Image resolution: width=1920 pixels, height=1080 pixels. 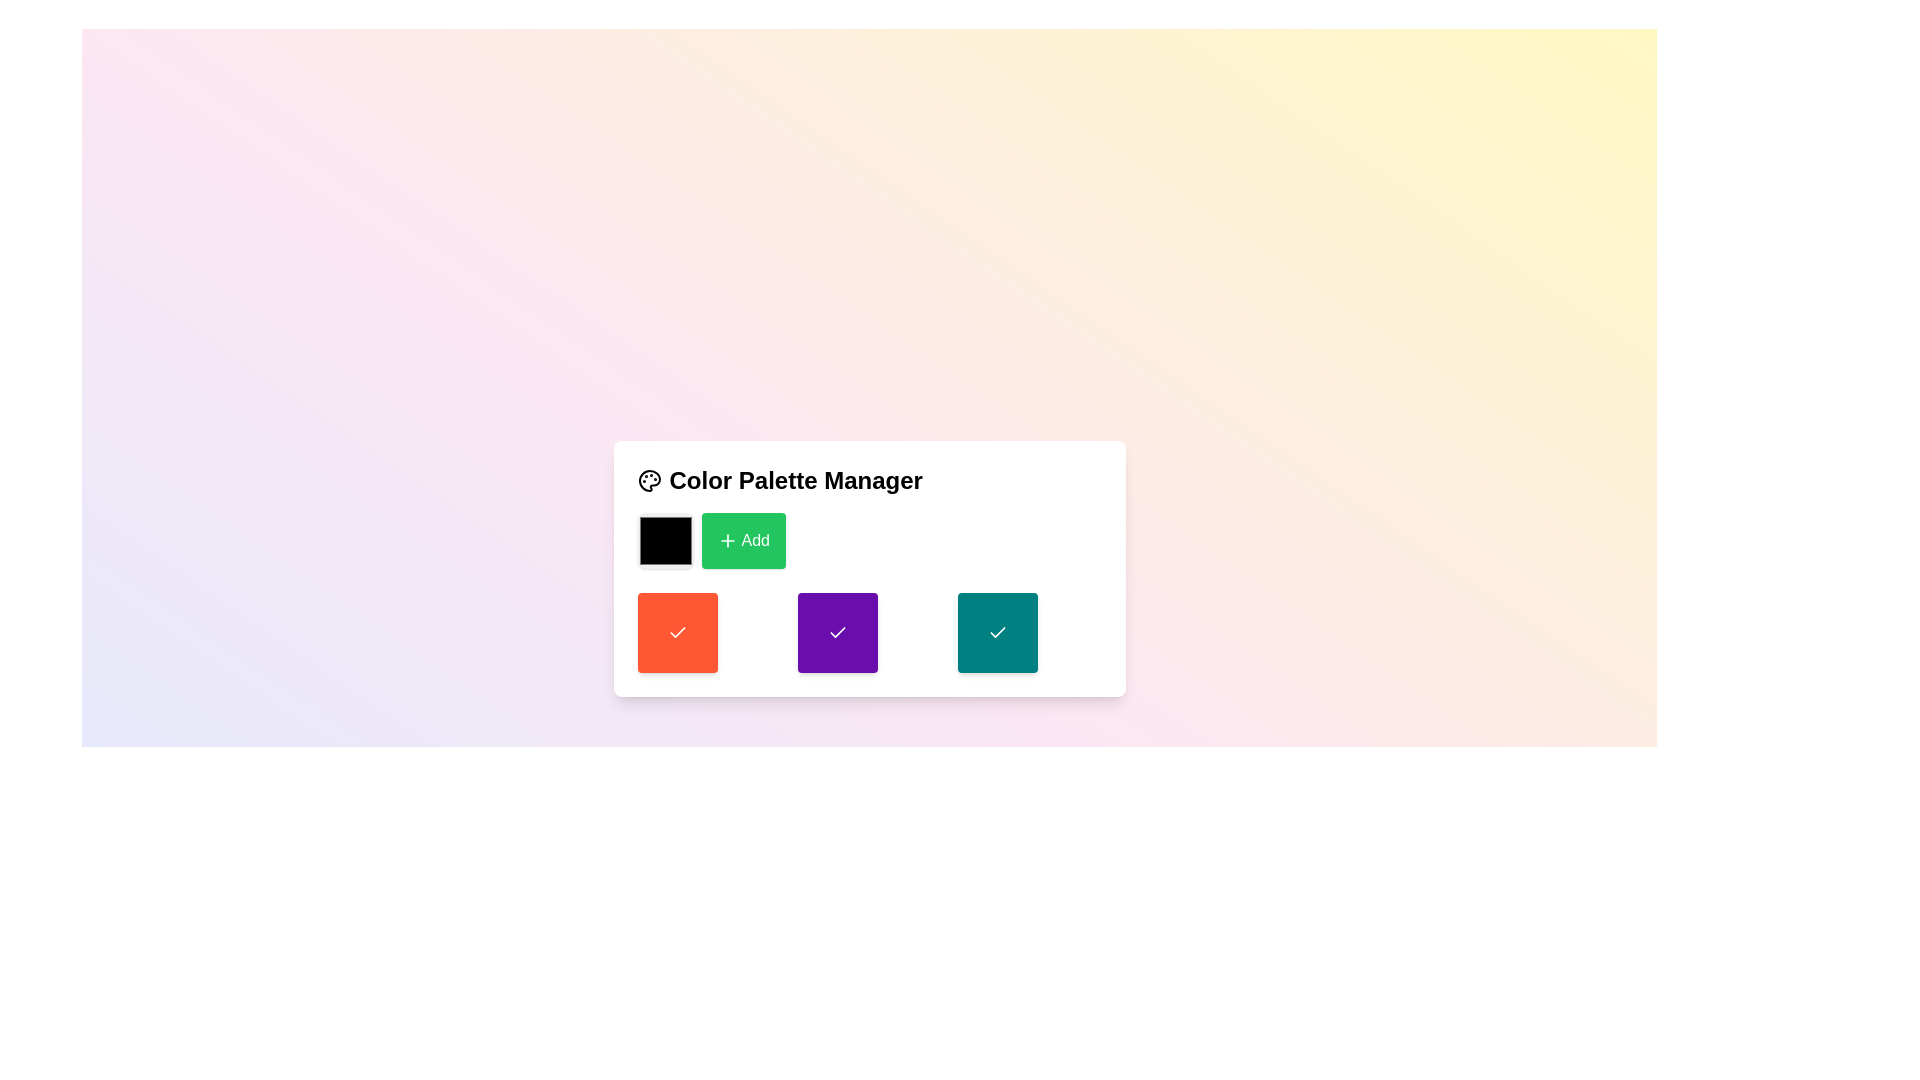 I want to click on the selectable color box in the Color Palette Manager, so click(x=677, y=632).